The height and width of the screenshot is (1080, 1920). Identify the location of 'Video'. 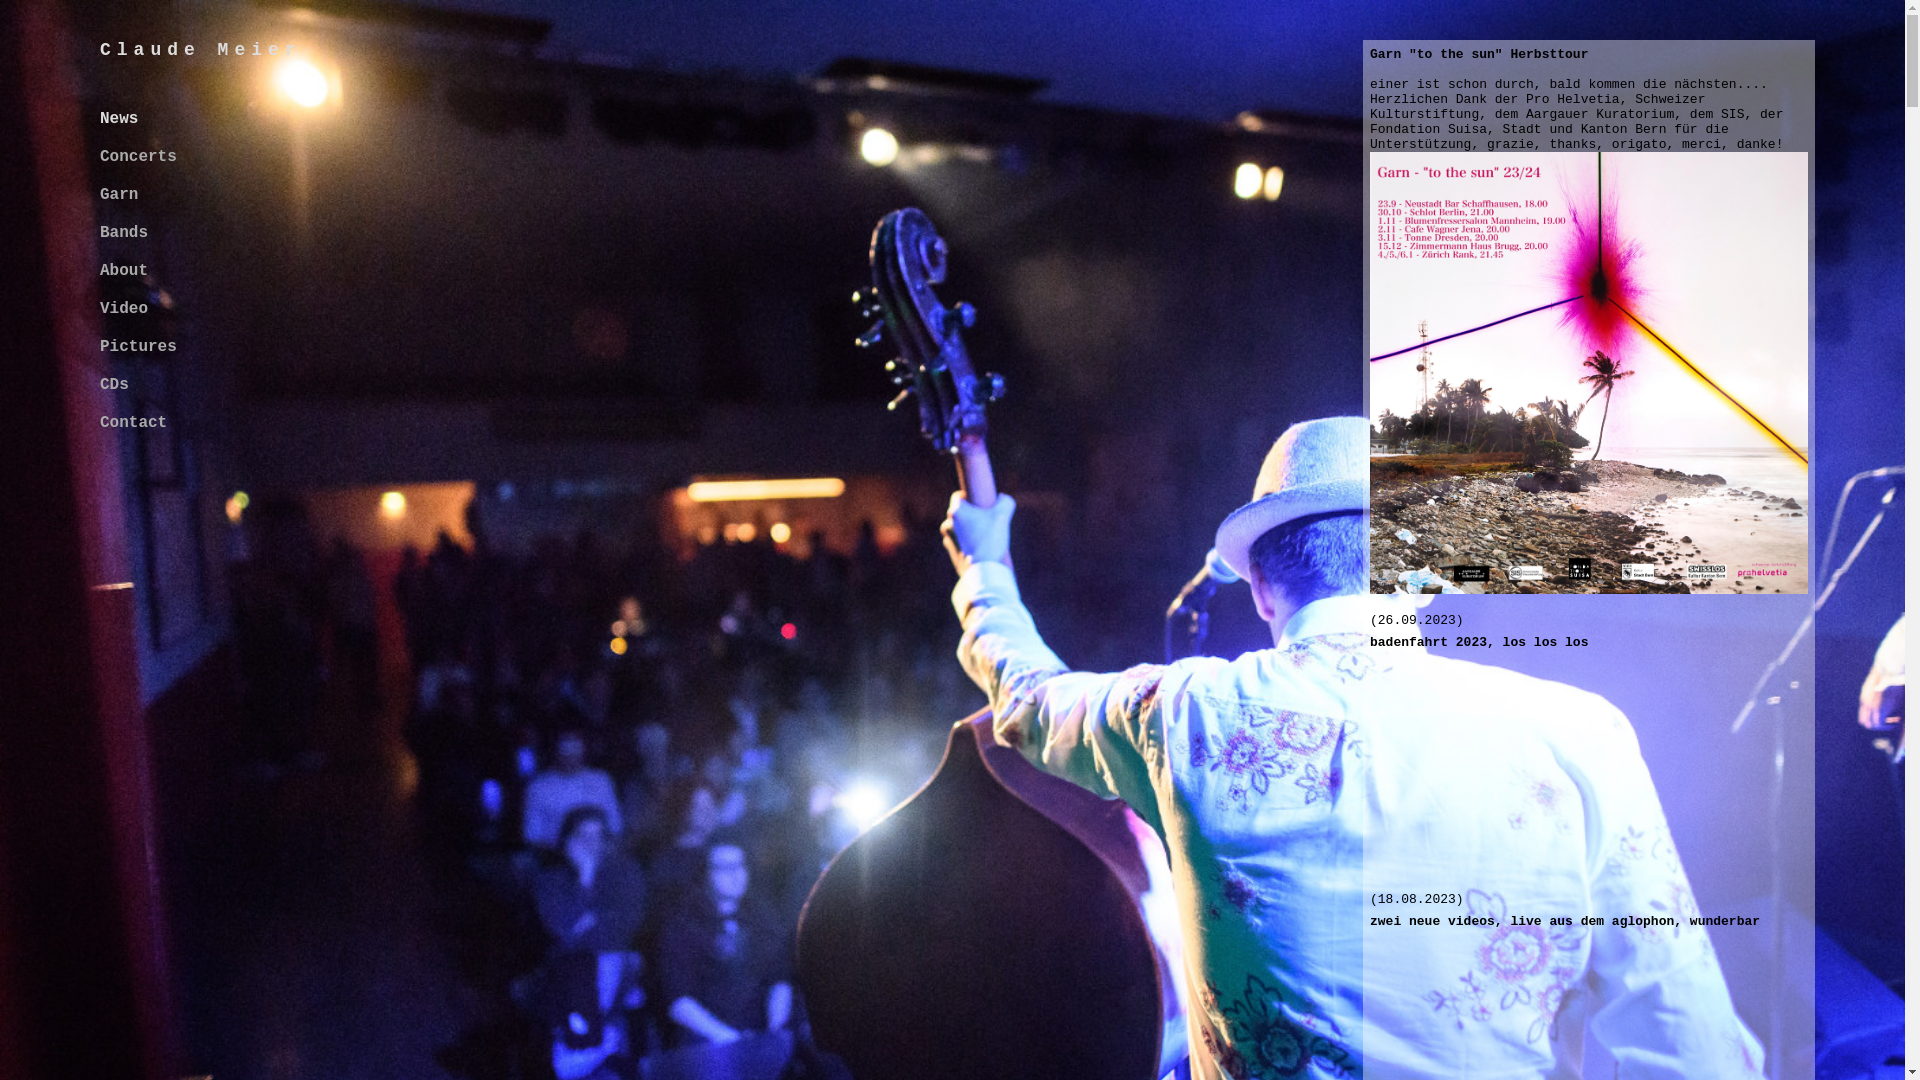
(123, 308).